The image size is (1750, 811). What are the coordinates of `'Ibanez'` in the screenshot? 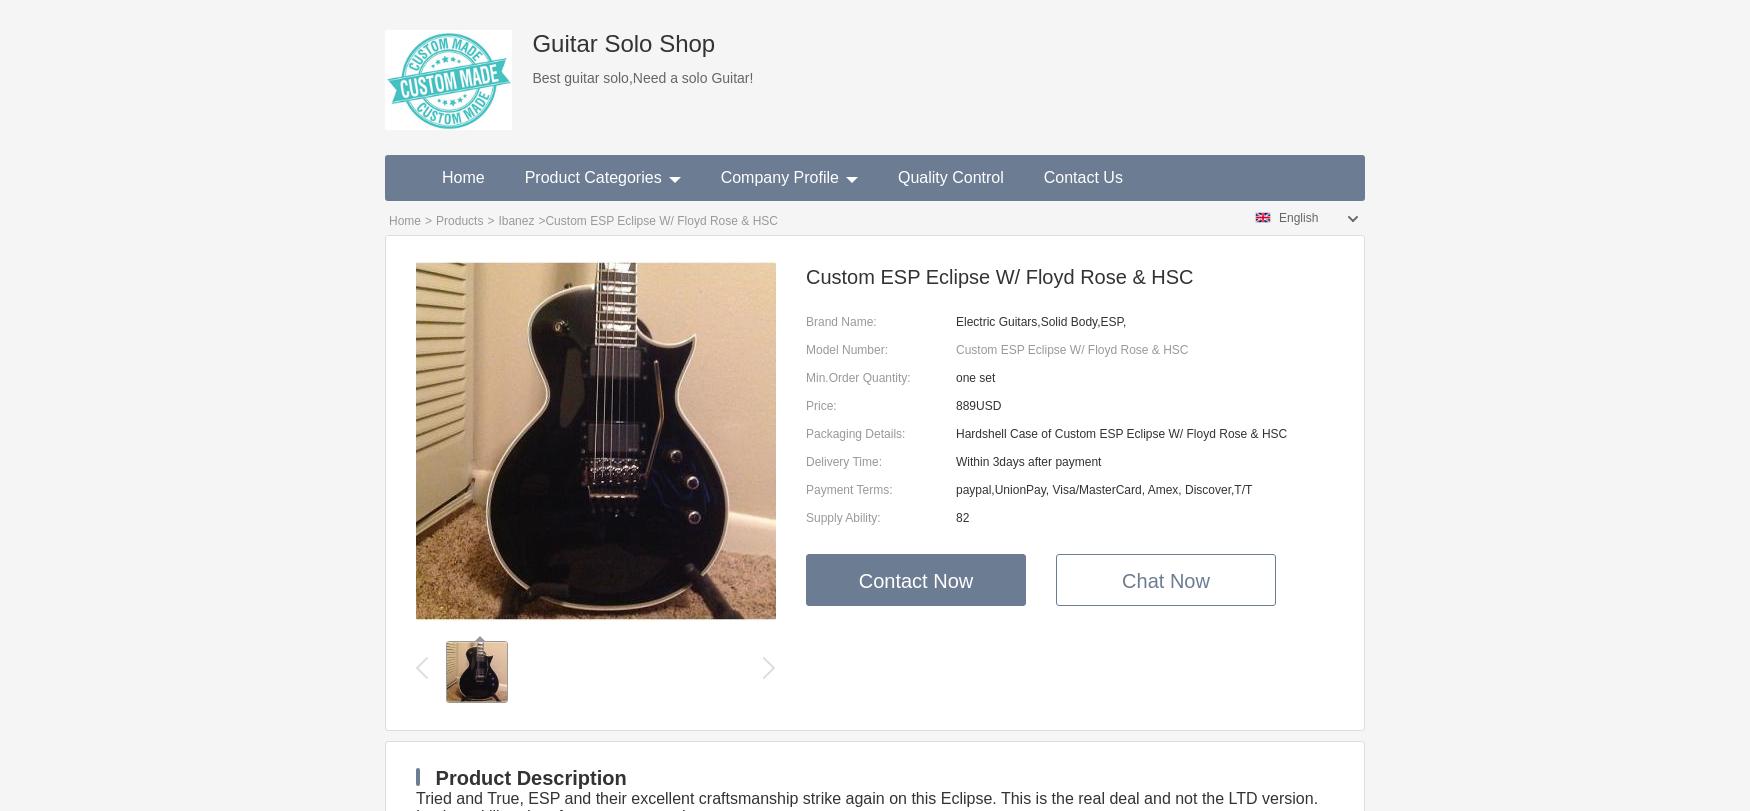 It's located at (515, 220).